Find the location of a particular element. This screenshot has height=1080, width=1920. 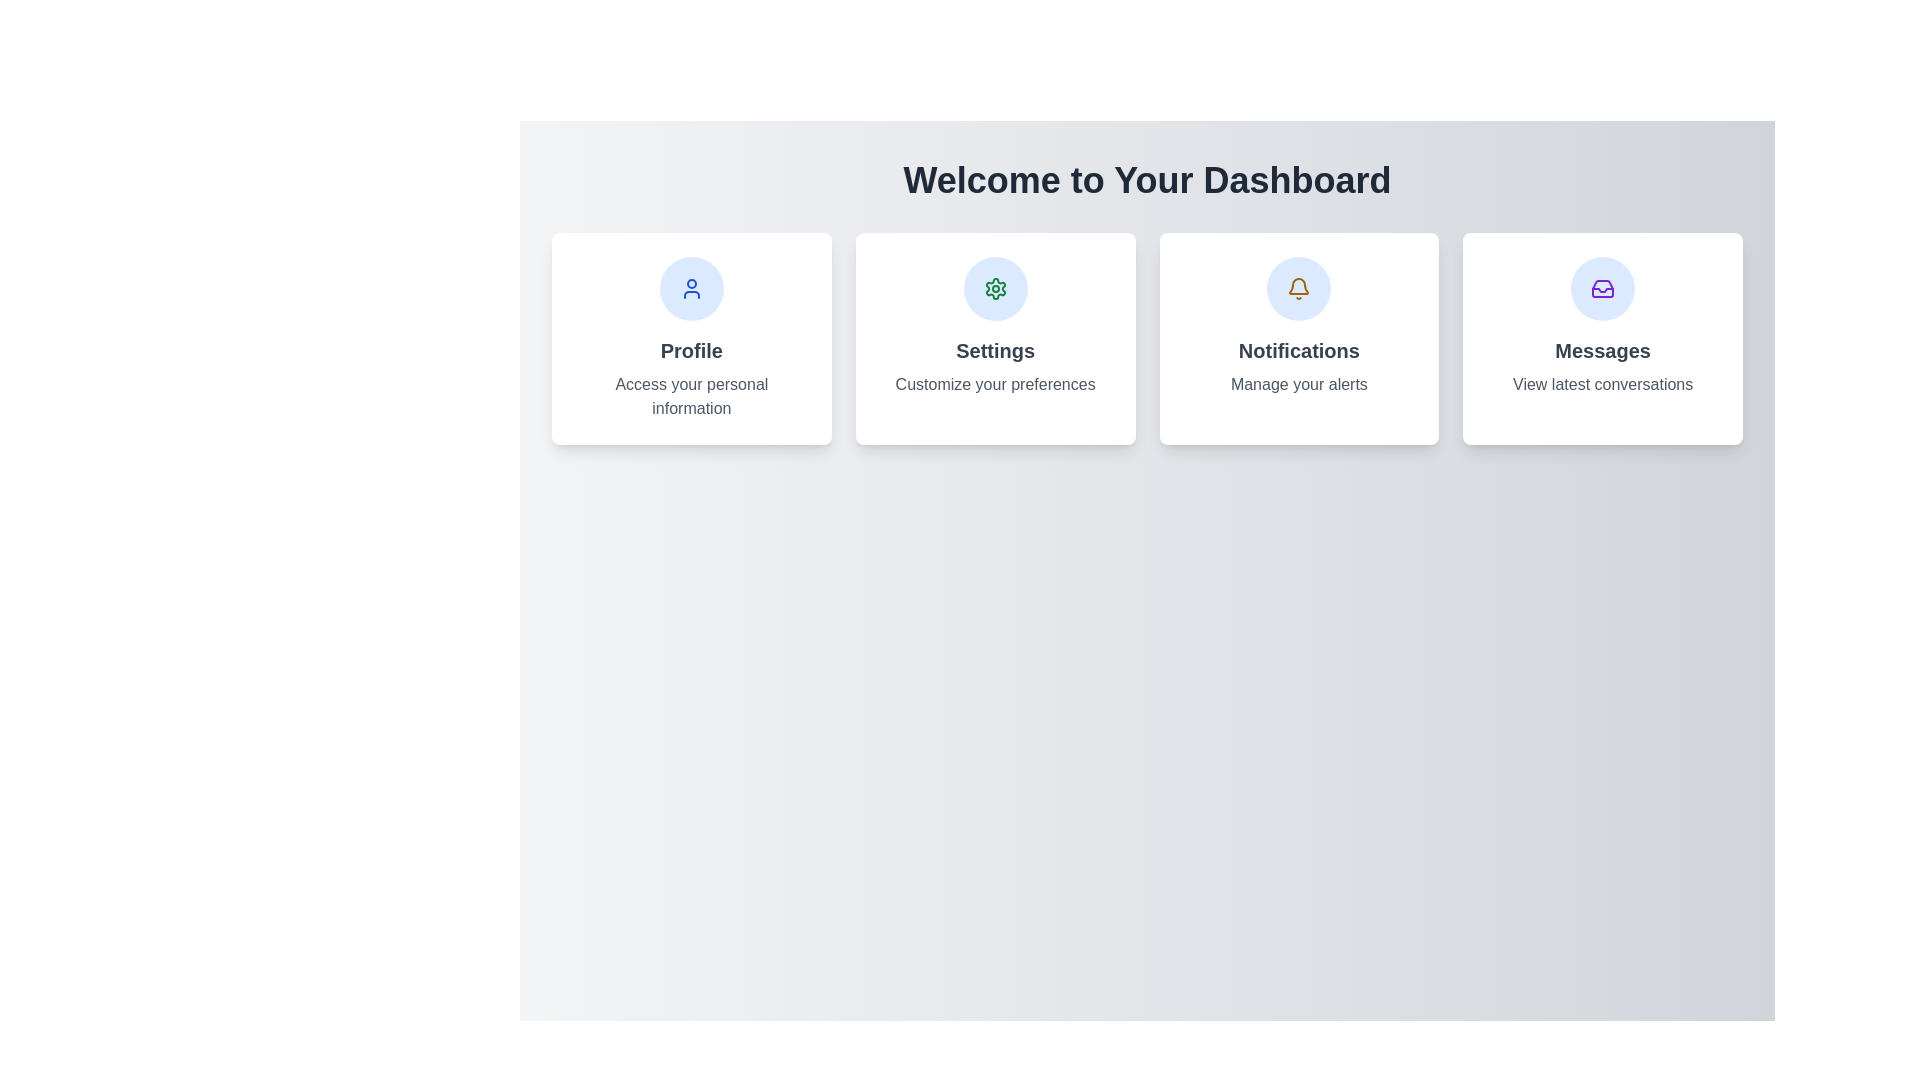

the visual representation of the 'Notifications' card located in the top part of the third card from the left under the 'Welcome to Your Dashboard' heading is located at coordinates (1299, 289).